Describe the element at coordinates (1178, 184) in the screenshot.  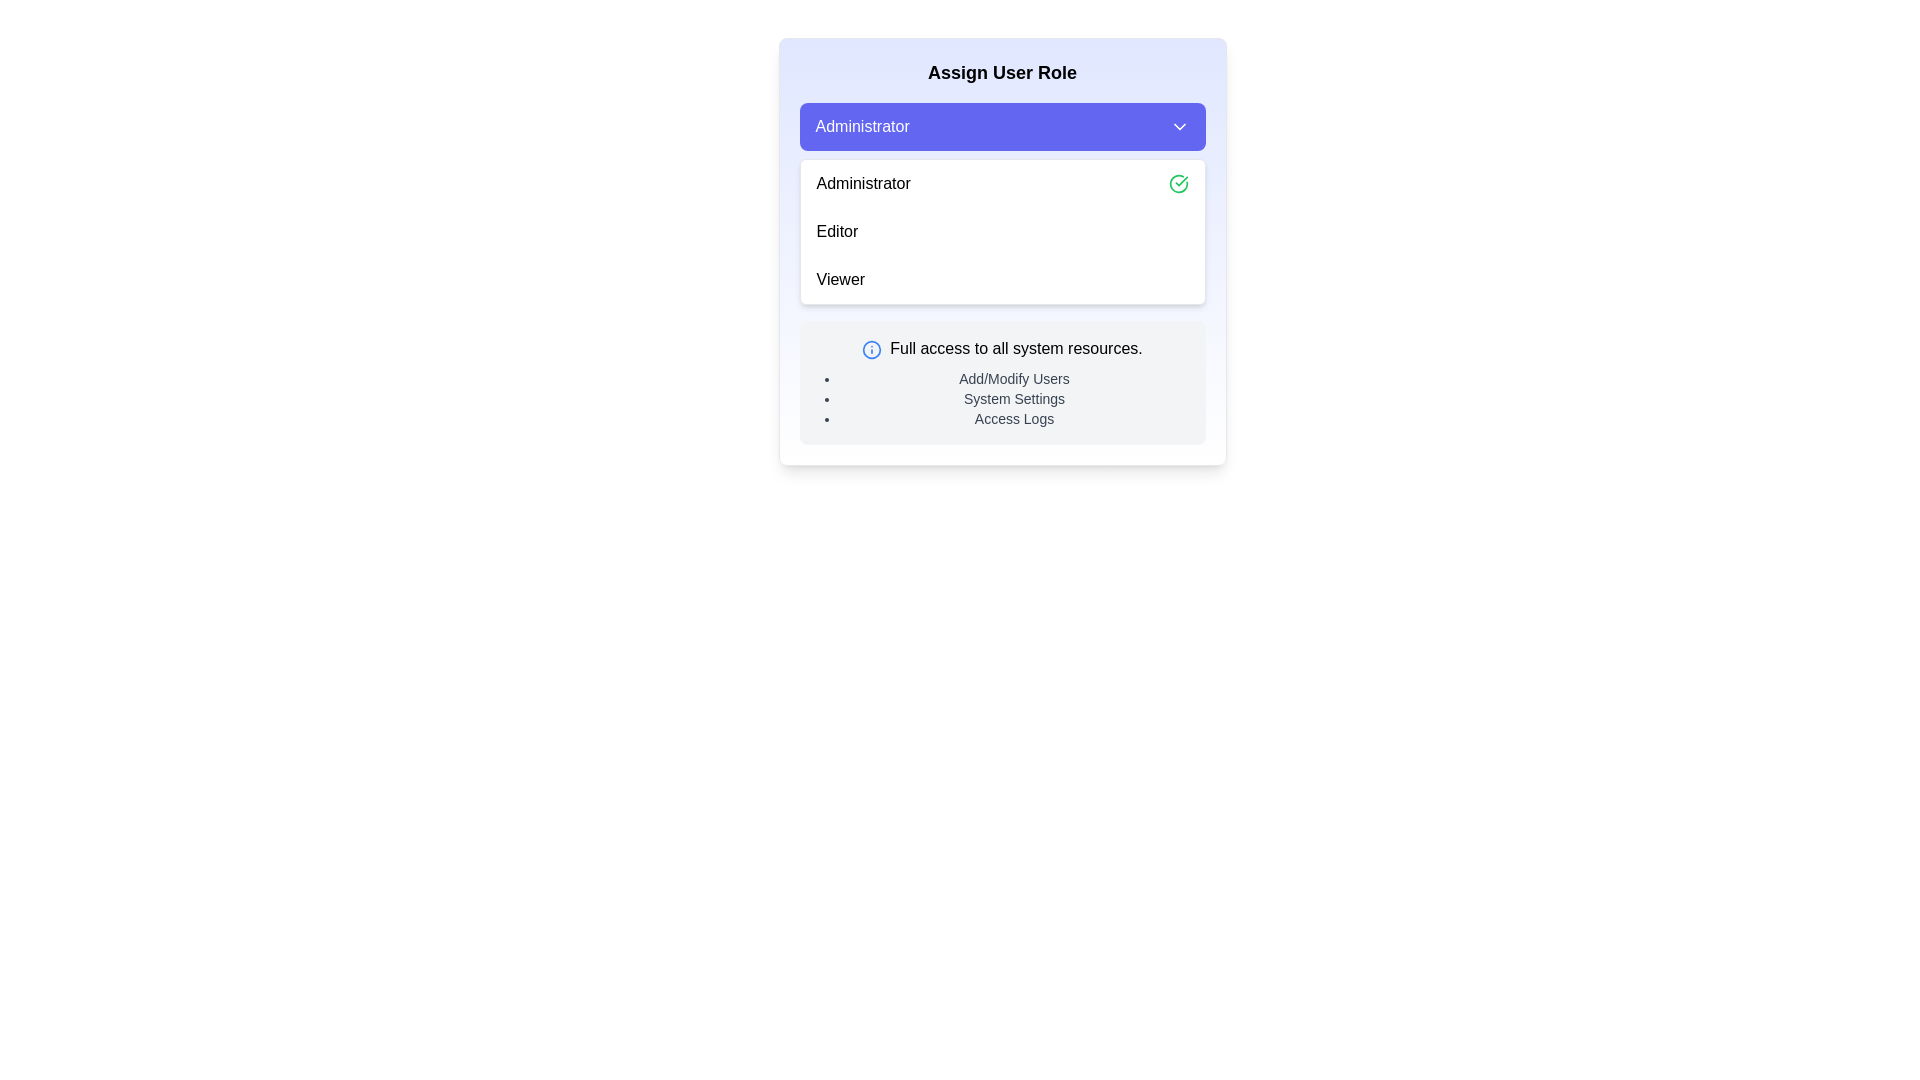
I see `the icon indicating the current selection` at that location.